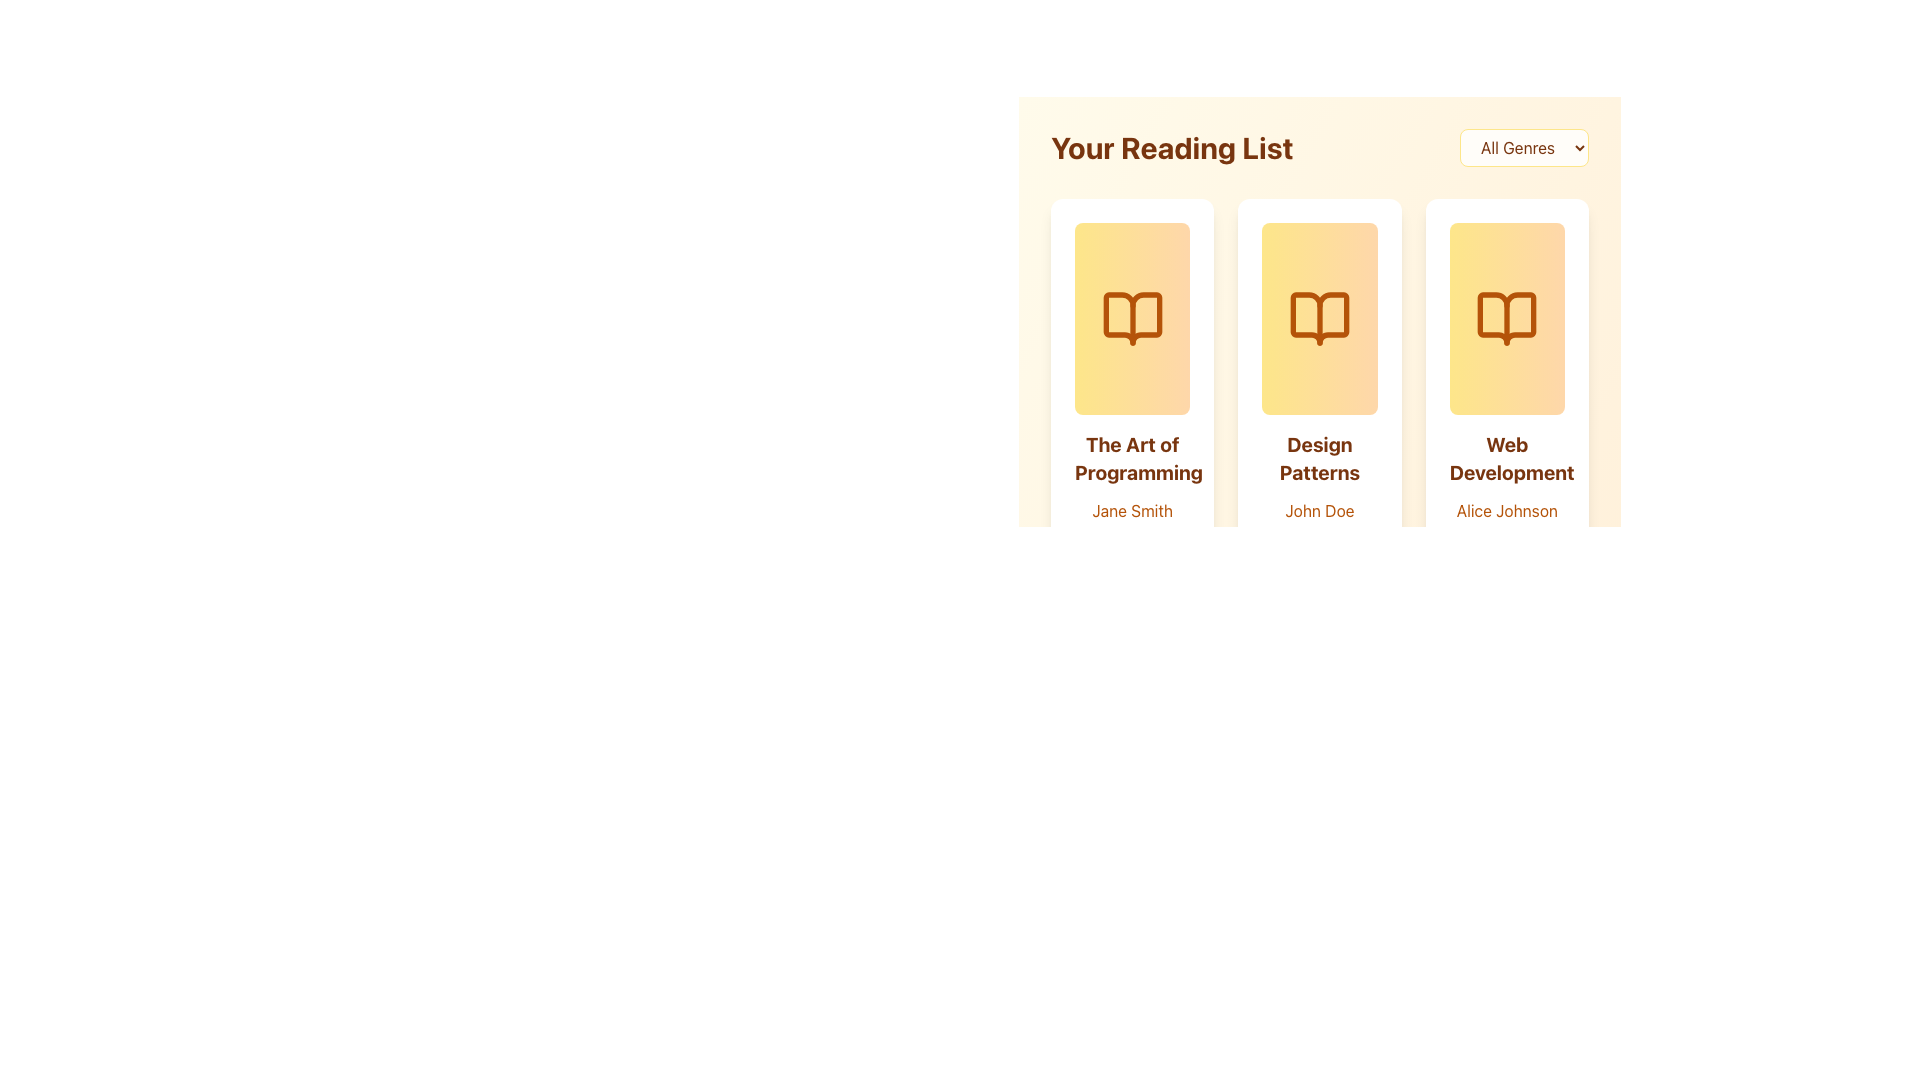 This screenshot has height=1080, width=1920. Describe the element at coordinates (1320, 318) in the screenshot. I see `the amber book-shaped icon with an open book design, prominently displayed on the second rounded rectangular card in the reading list interface` at that location.